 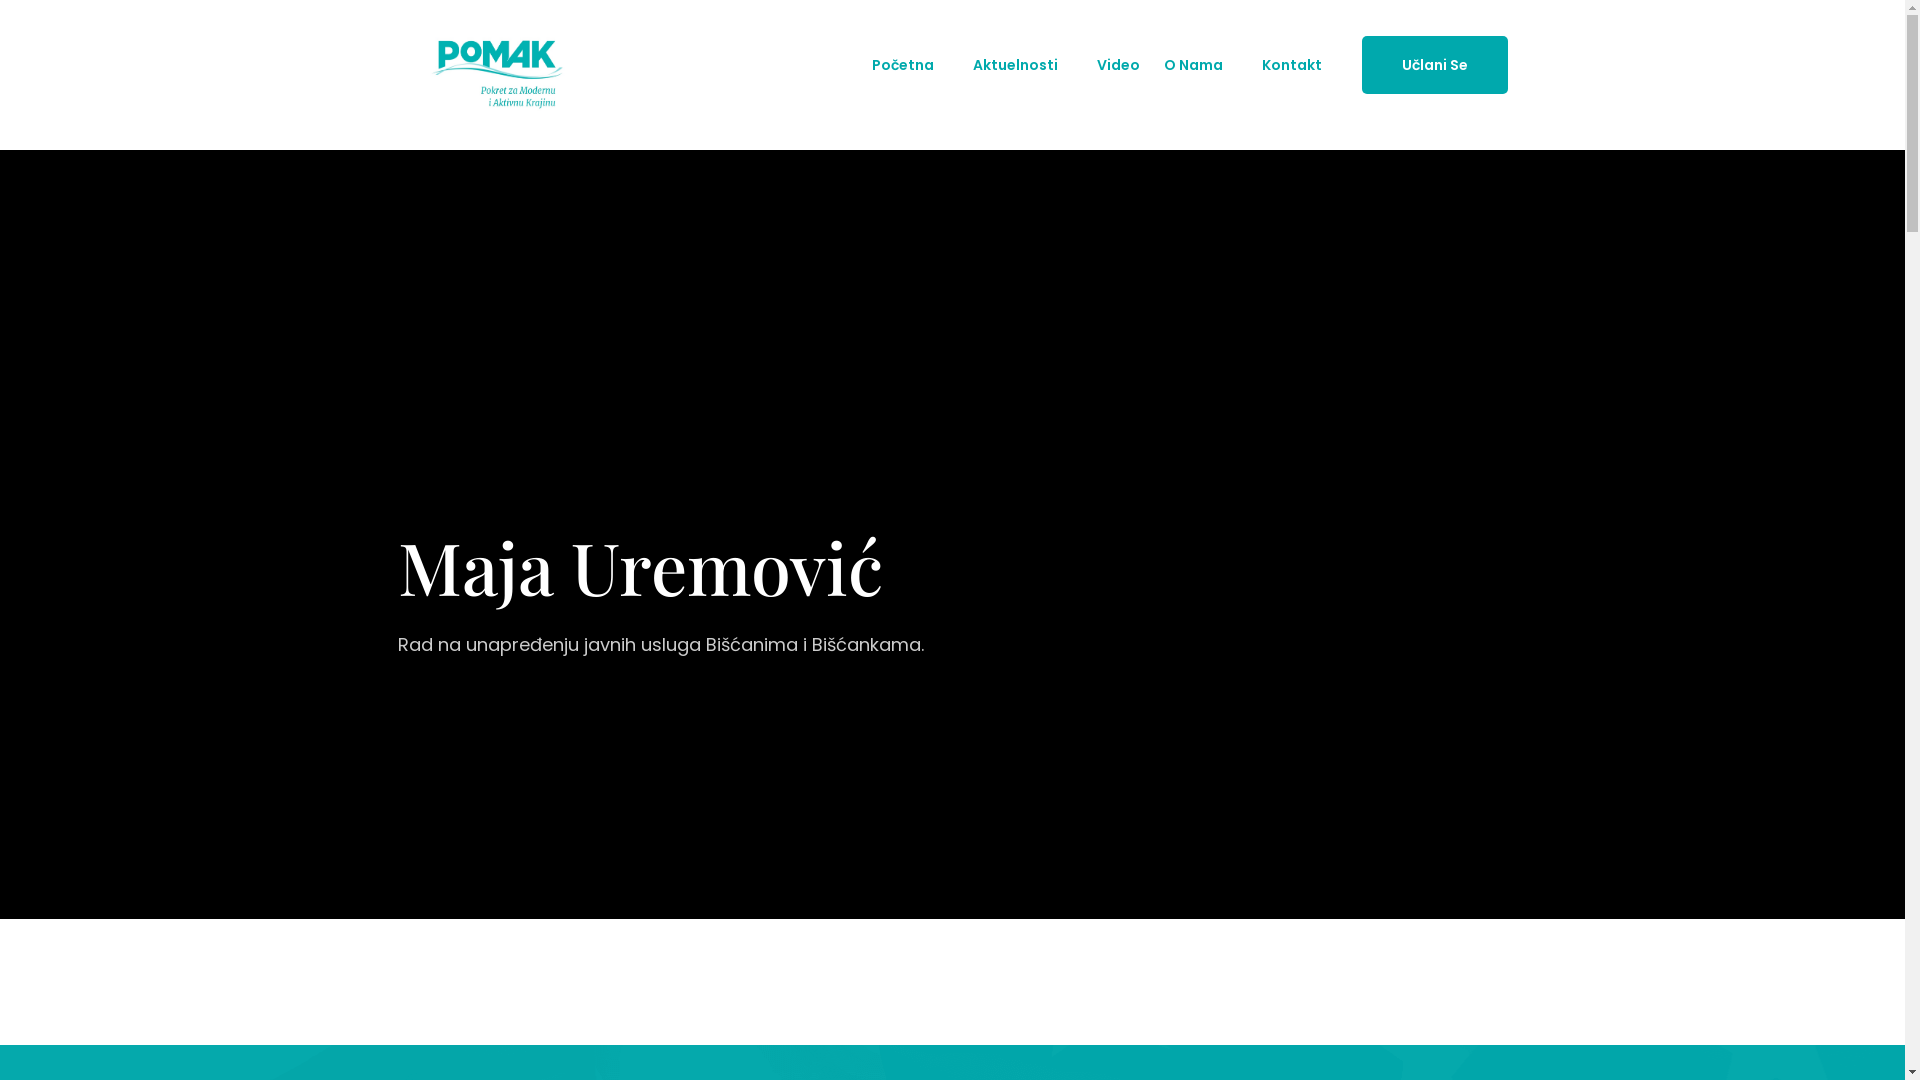 What do you see at coordinates (1116, 64) in the screenshot?
I see `'Video'` at bounding box center [1116, 64].